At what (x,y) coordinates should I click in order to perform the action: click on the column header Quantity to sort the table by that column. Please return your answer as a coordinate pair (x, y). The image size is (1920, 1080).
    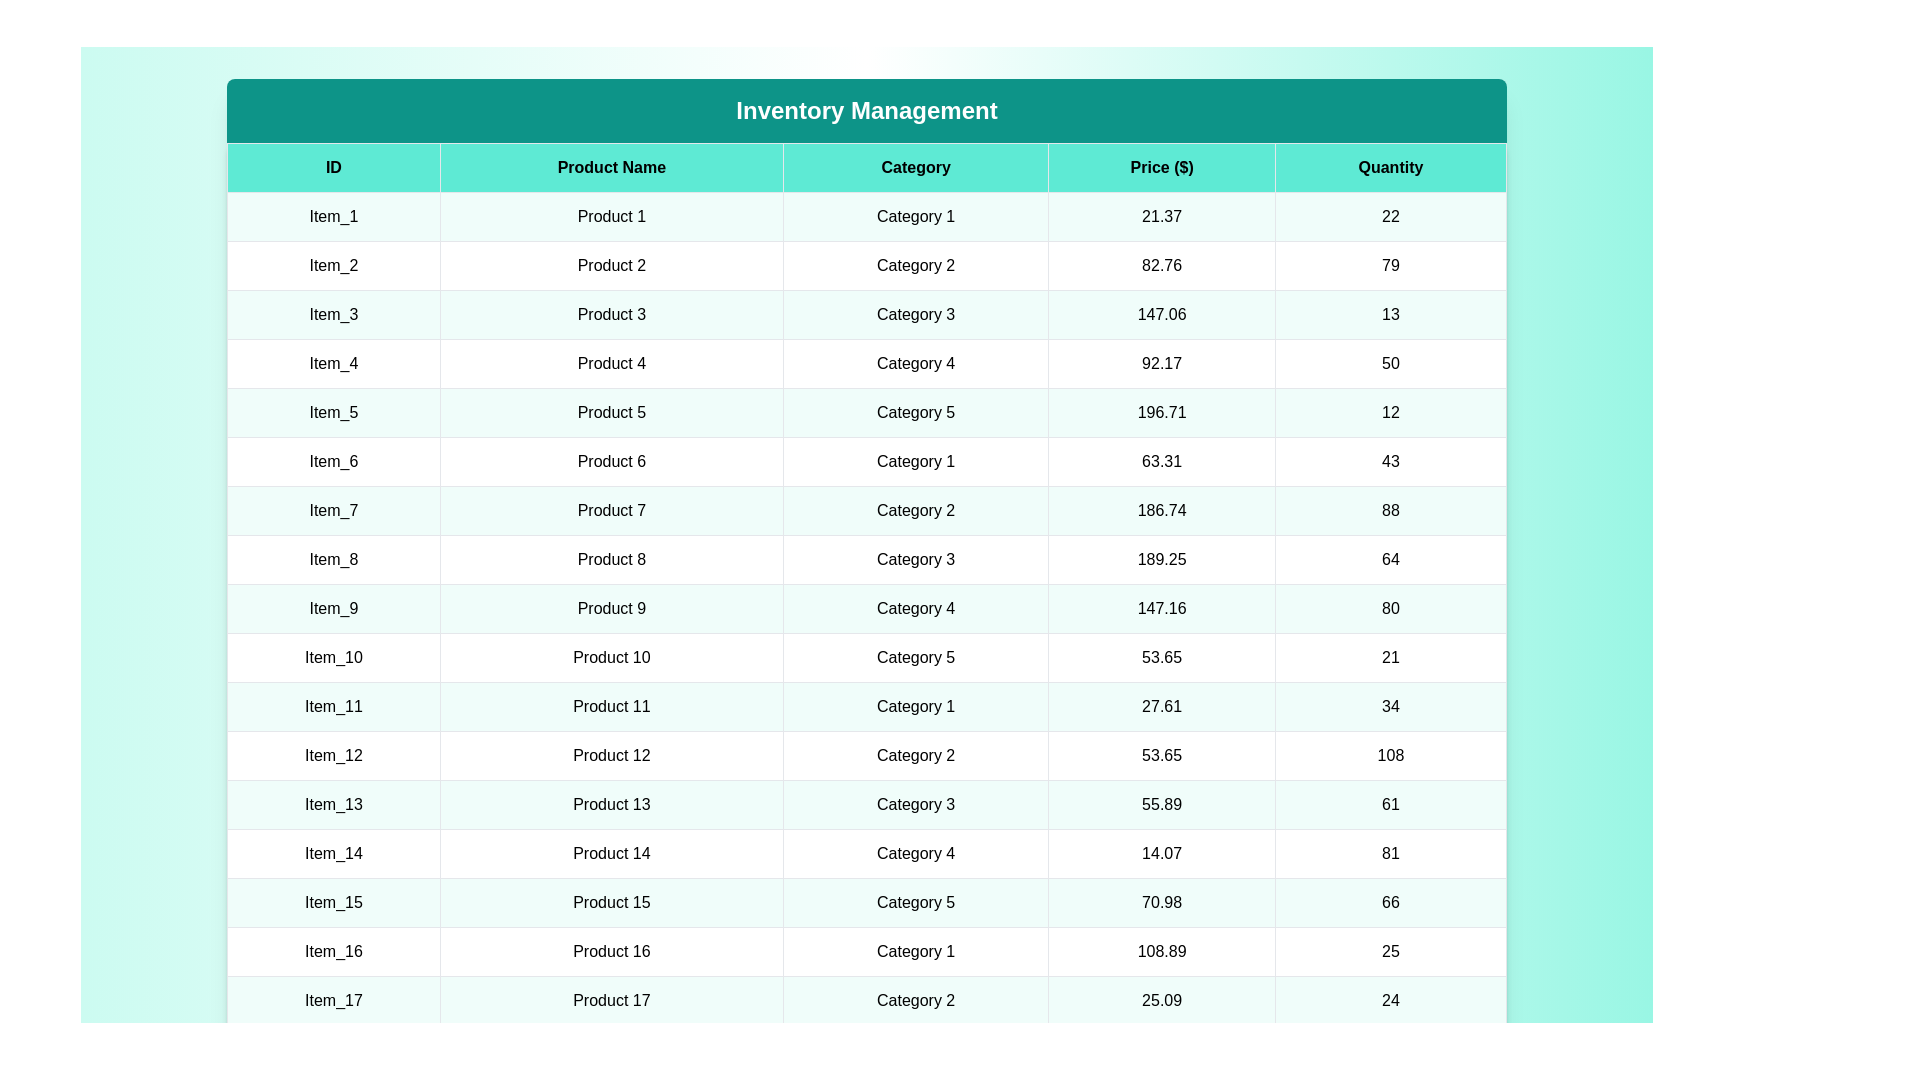
    Looking at the image, I should click on (1390, 167).